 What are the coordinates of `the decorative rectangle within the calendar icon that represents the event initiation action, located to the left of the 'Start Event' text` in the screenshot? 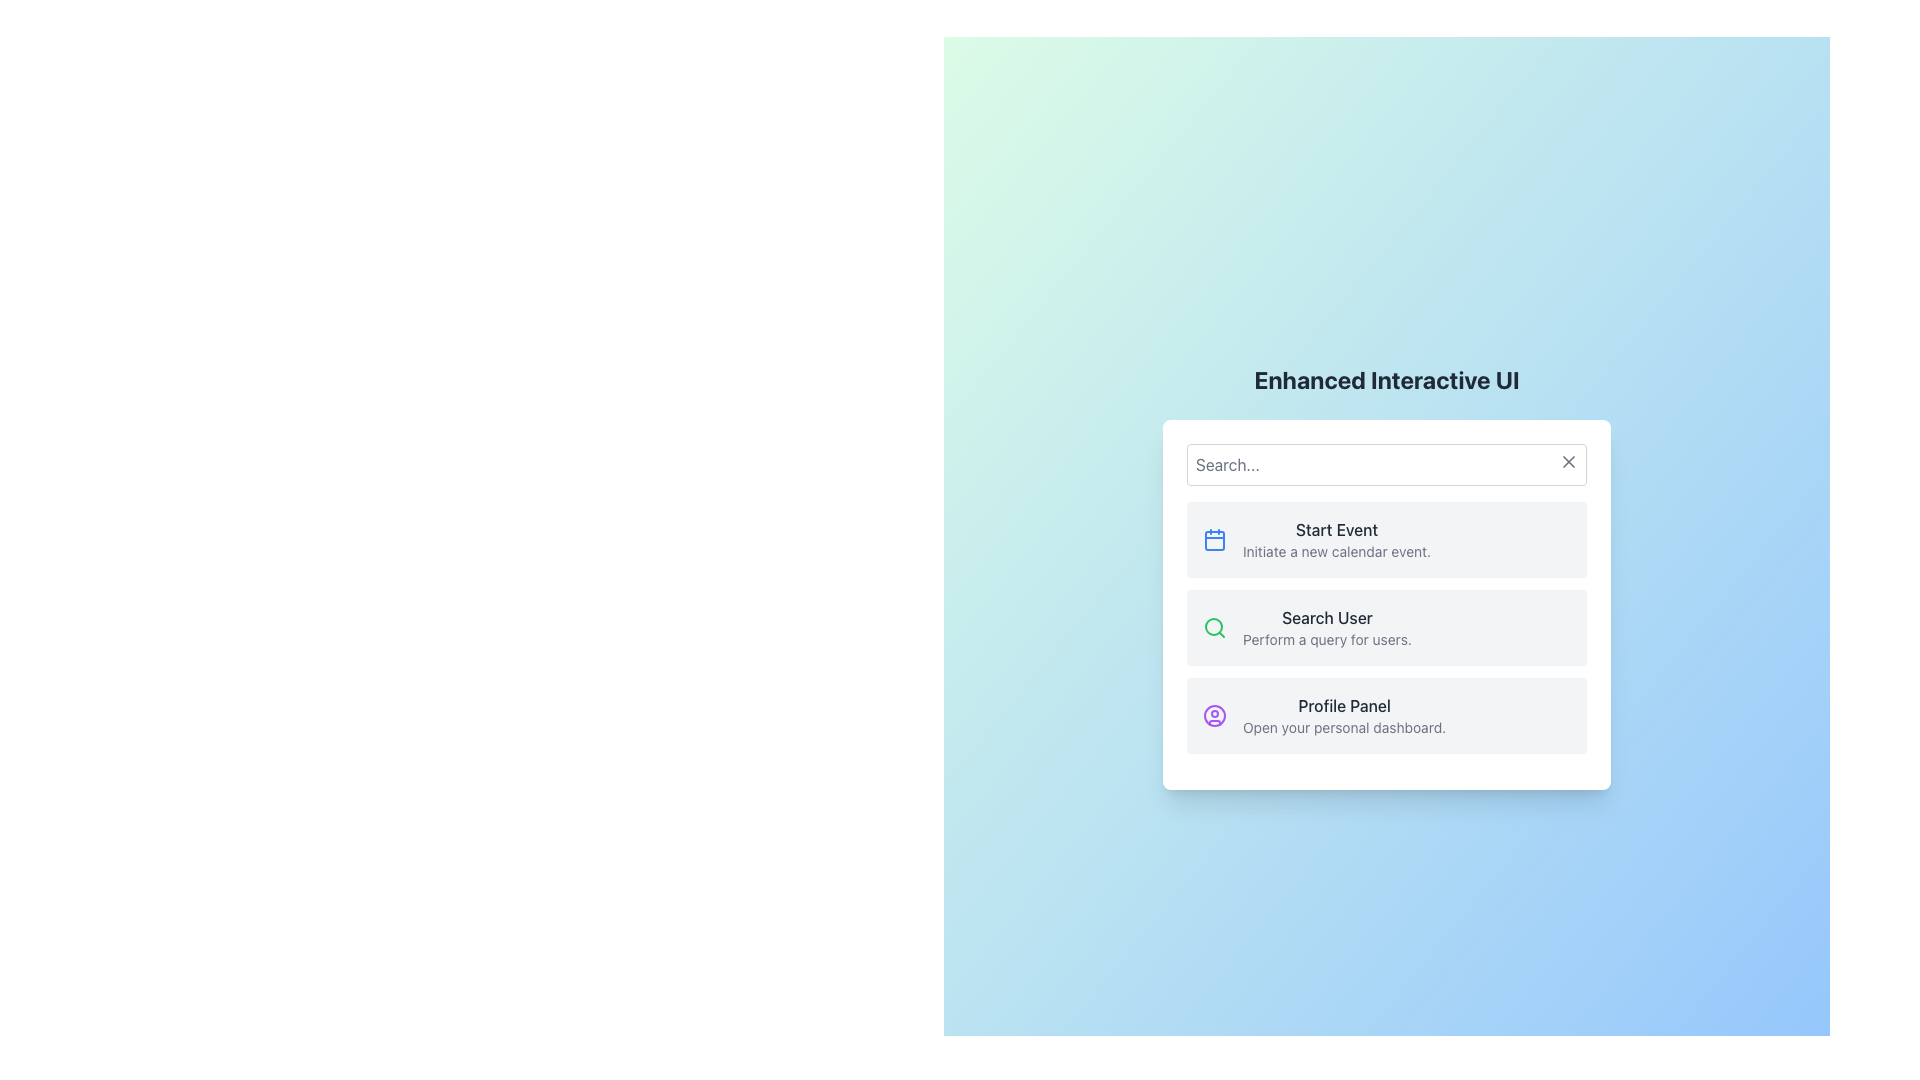 It's located at (1213, 540).